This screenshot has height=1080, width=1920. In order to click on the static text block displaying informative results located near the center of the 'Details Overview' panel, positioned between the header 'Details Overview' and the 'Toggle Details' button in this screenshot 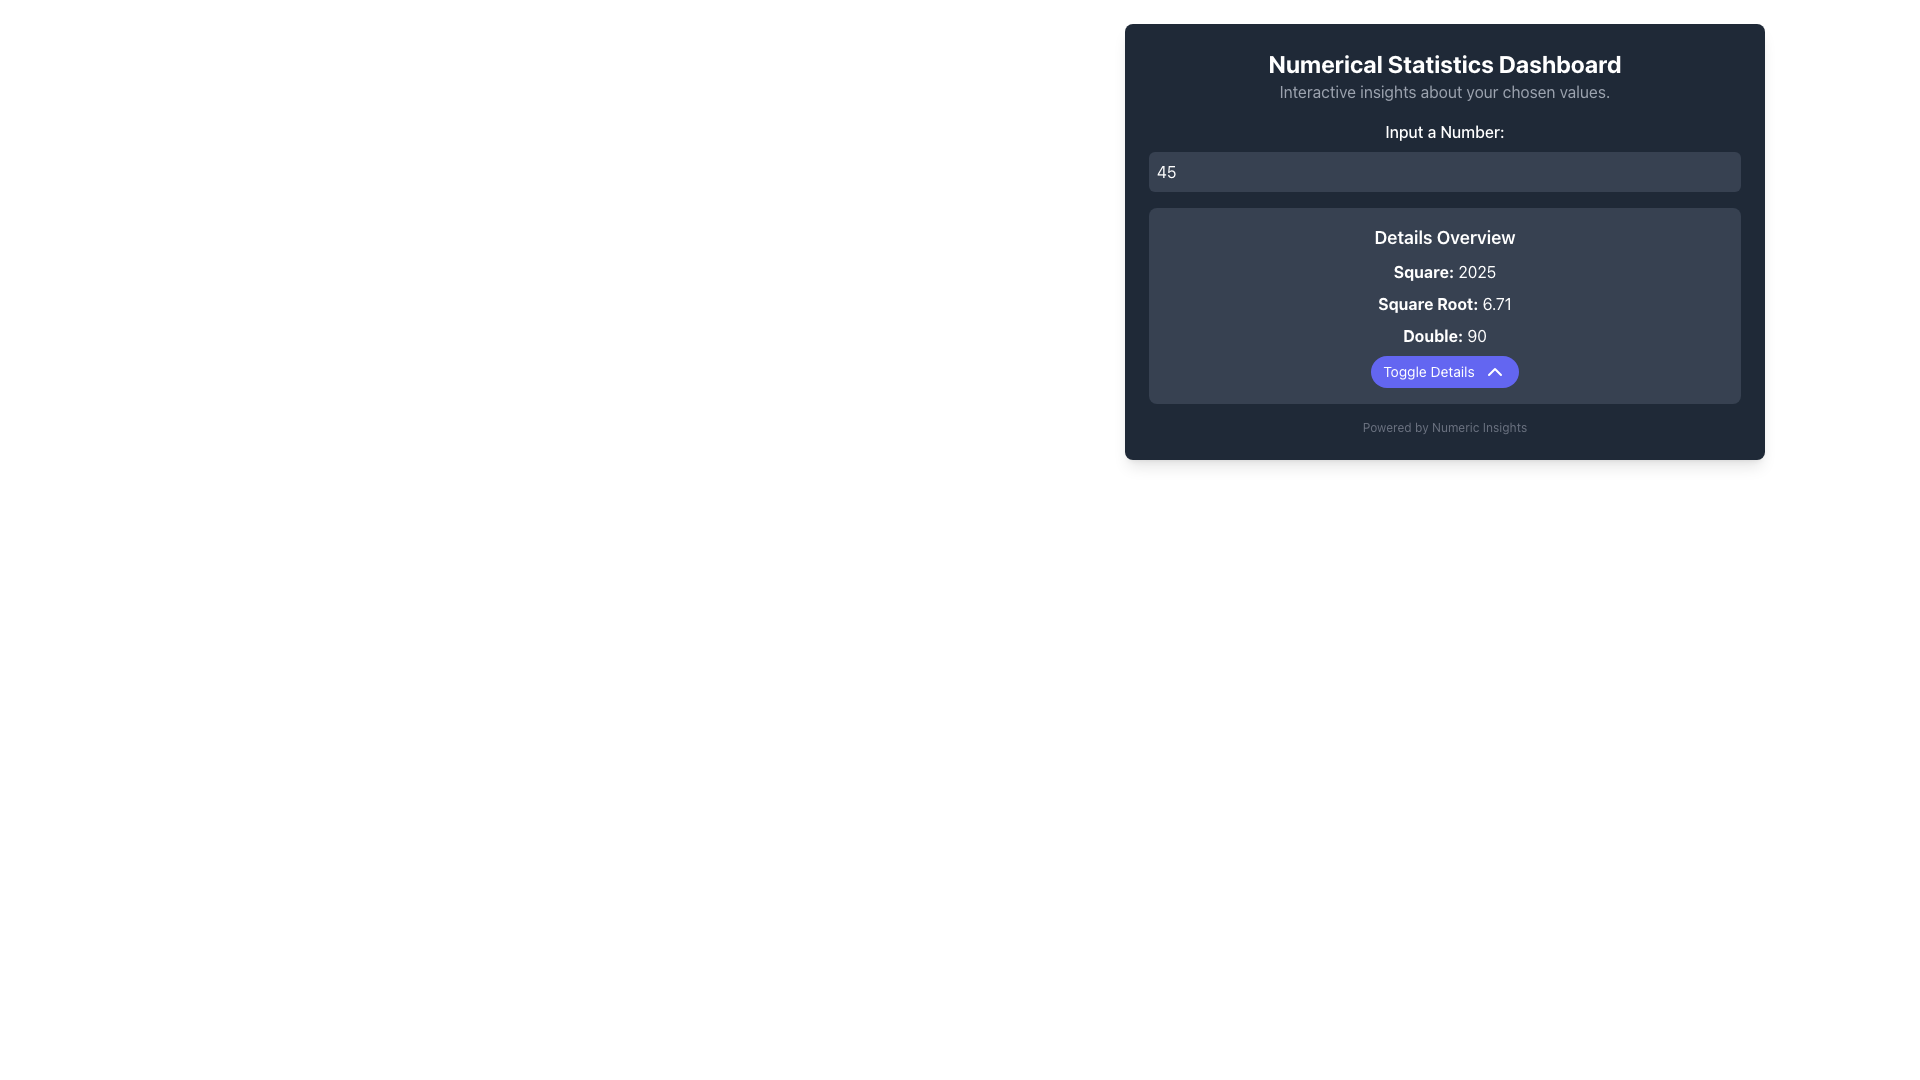, I will do `click(1444, 304)`.